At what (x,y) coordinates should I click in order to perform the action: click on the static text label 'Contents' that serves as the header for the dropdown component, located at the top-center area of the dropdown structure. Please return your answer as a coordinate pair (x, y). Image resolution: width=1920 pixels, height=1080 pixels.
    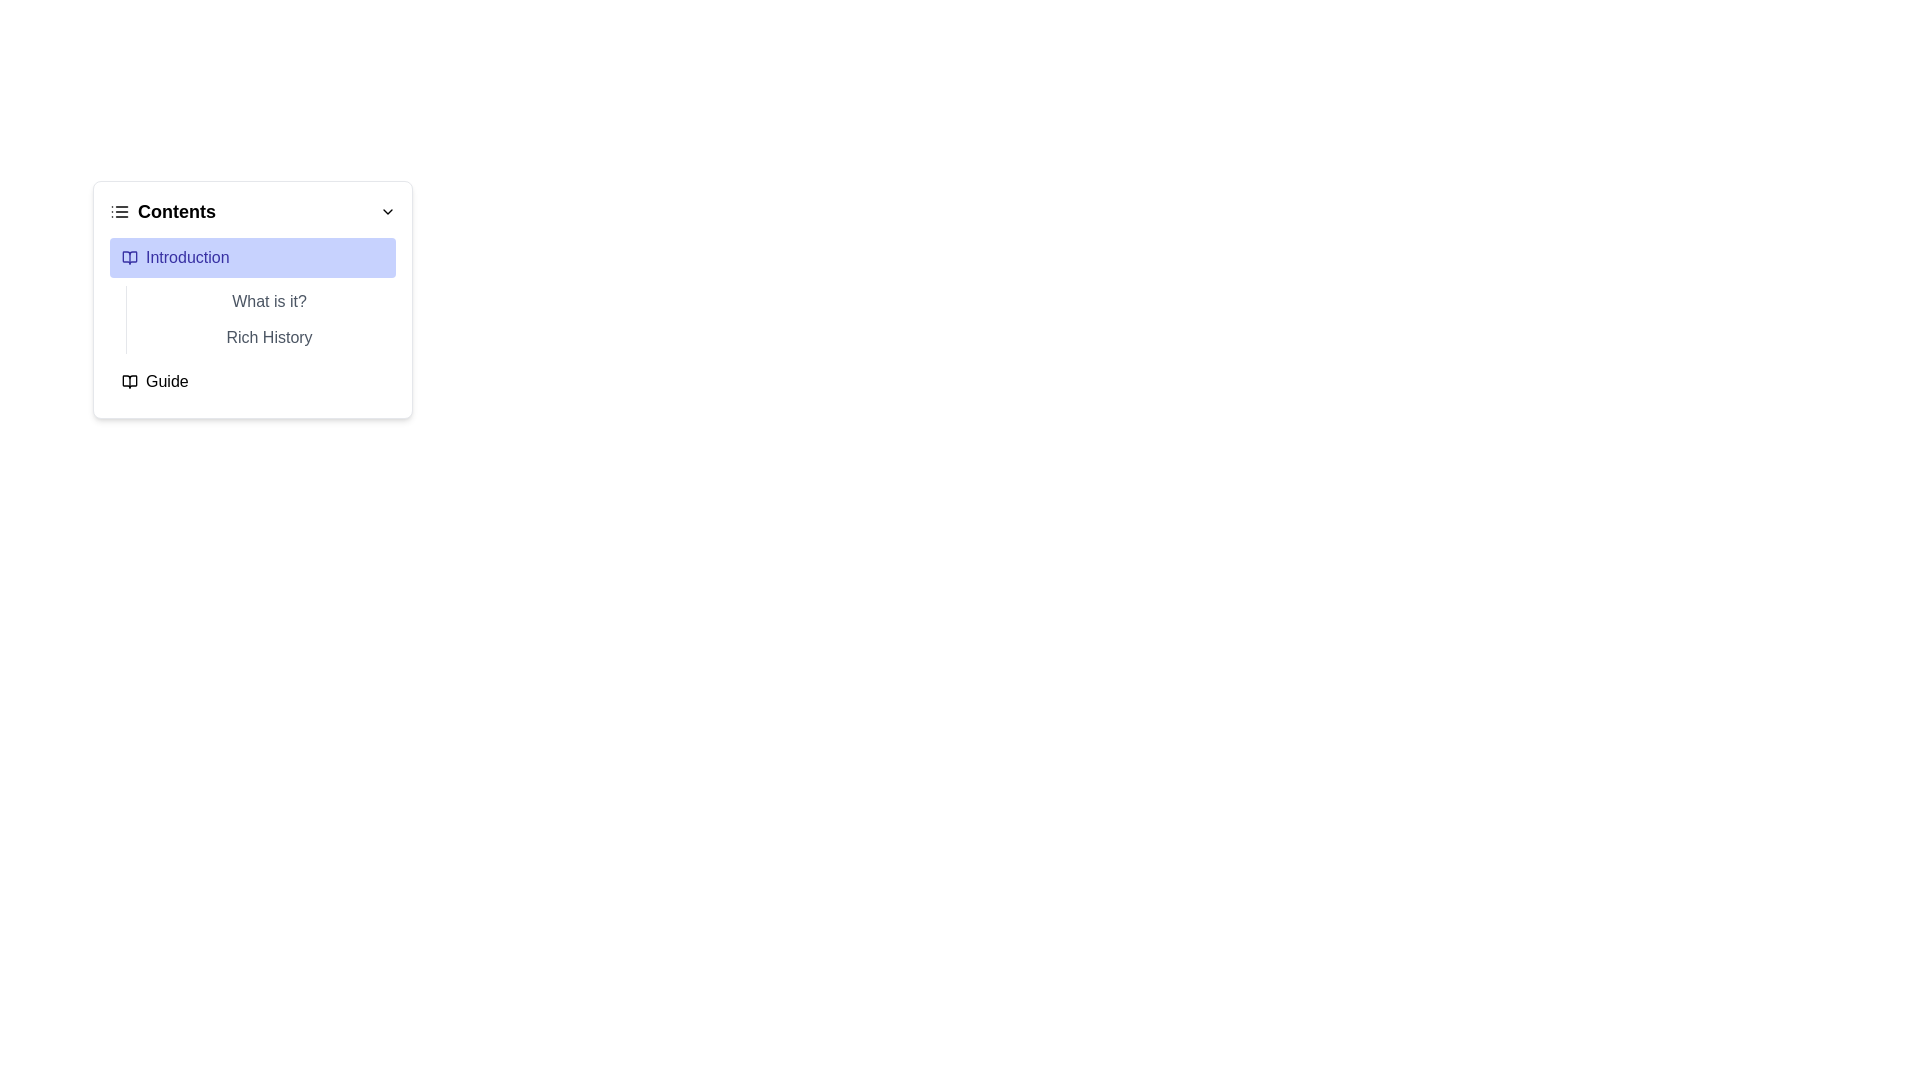
    Looking at the image, I should click on (177, 212).